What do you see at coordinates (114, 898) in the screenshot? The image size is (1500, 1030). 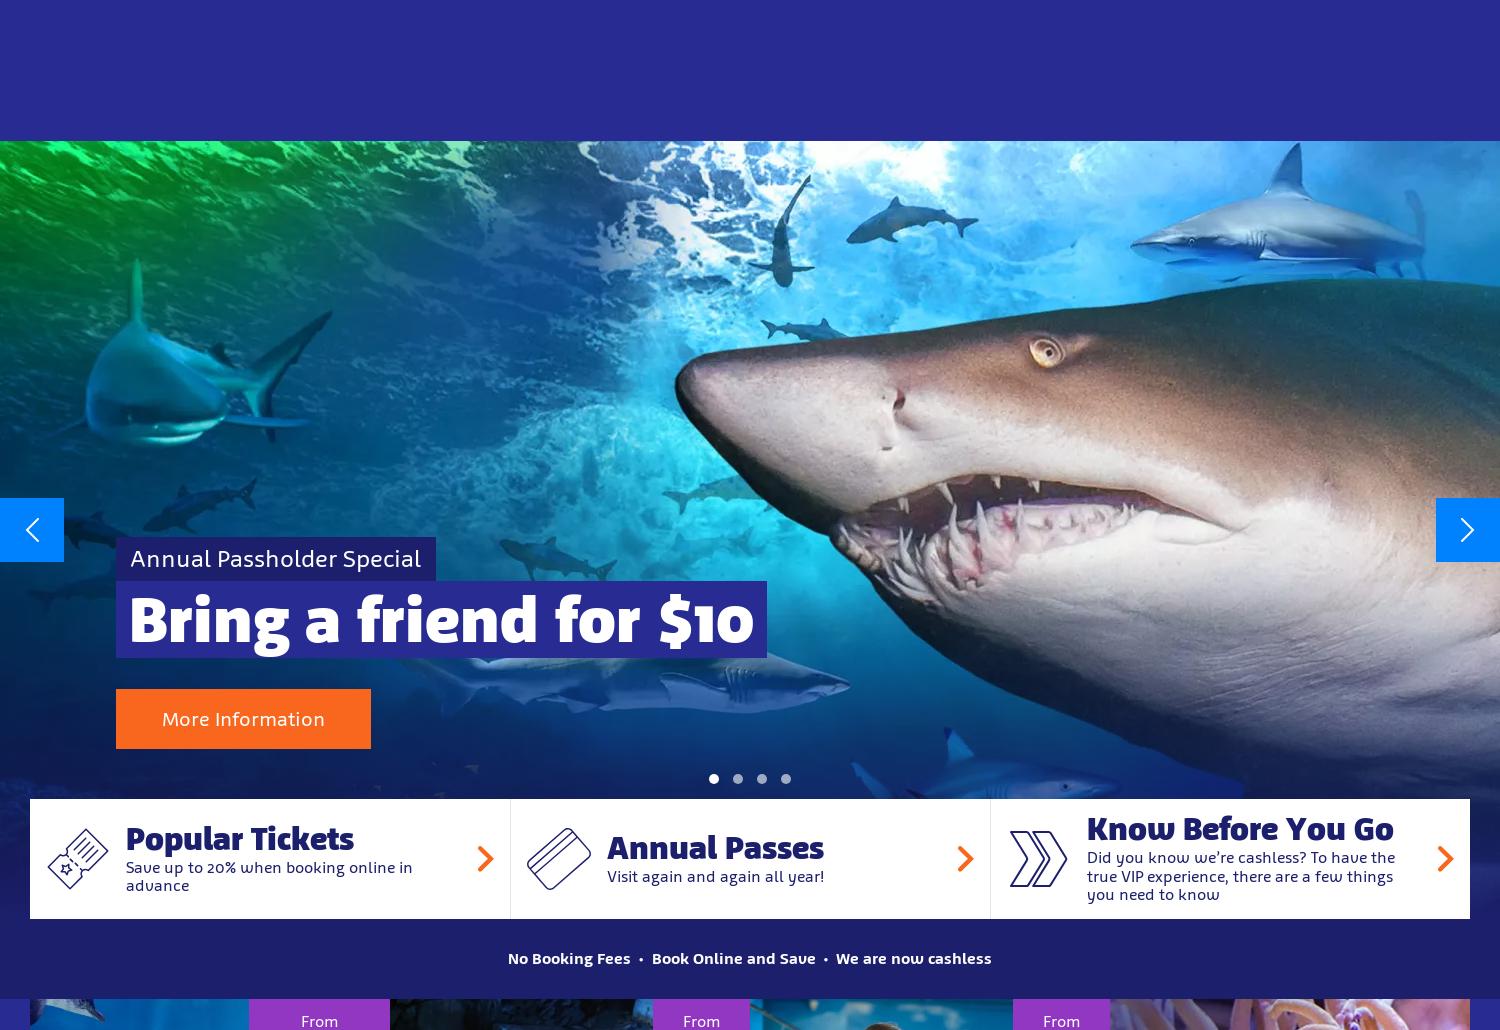 I see `'Save BIG on Black Friday!'` at bounding box center [114, 898].